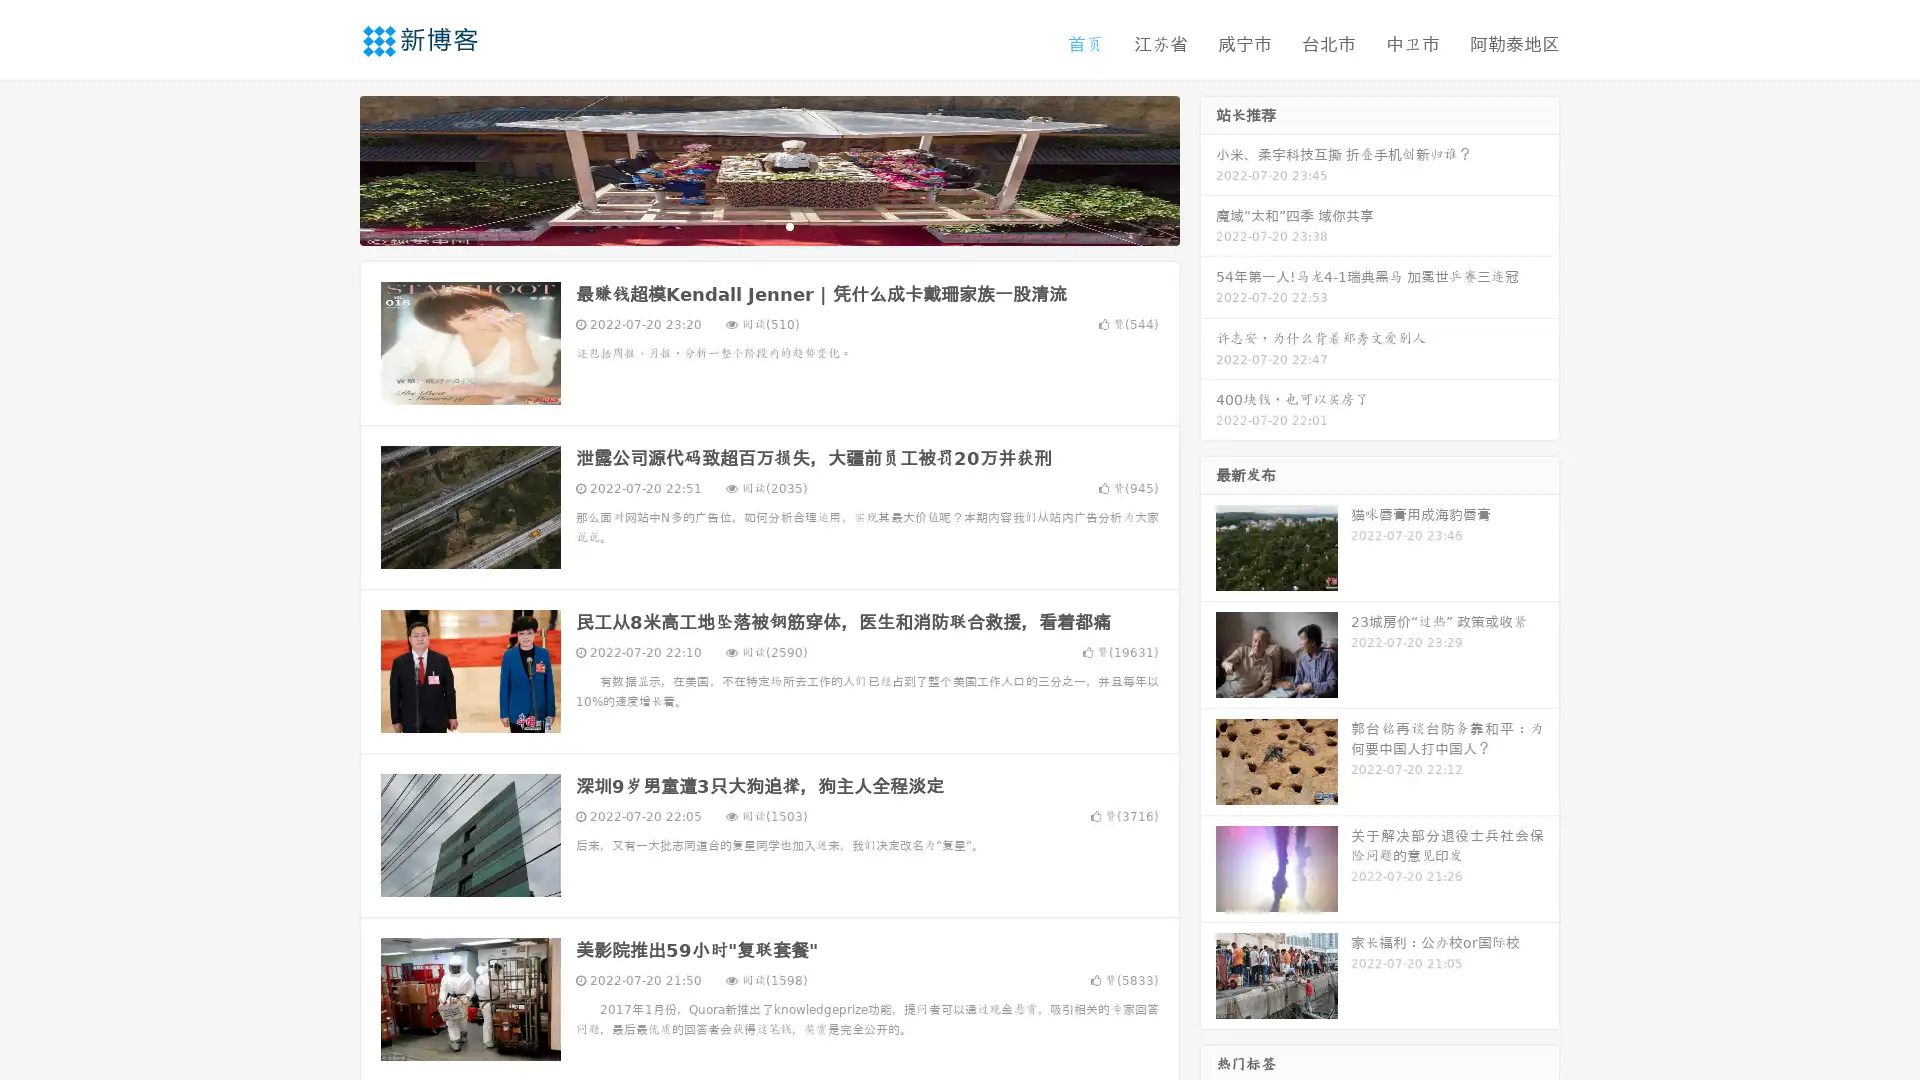  Describe the element at coordinates (789, 225) in the screenshot. I see `Go to slide 3` at that location.